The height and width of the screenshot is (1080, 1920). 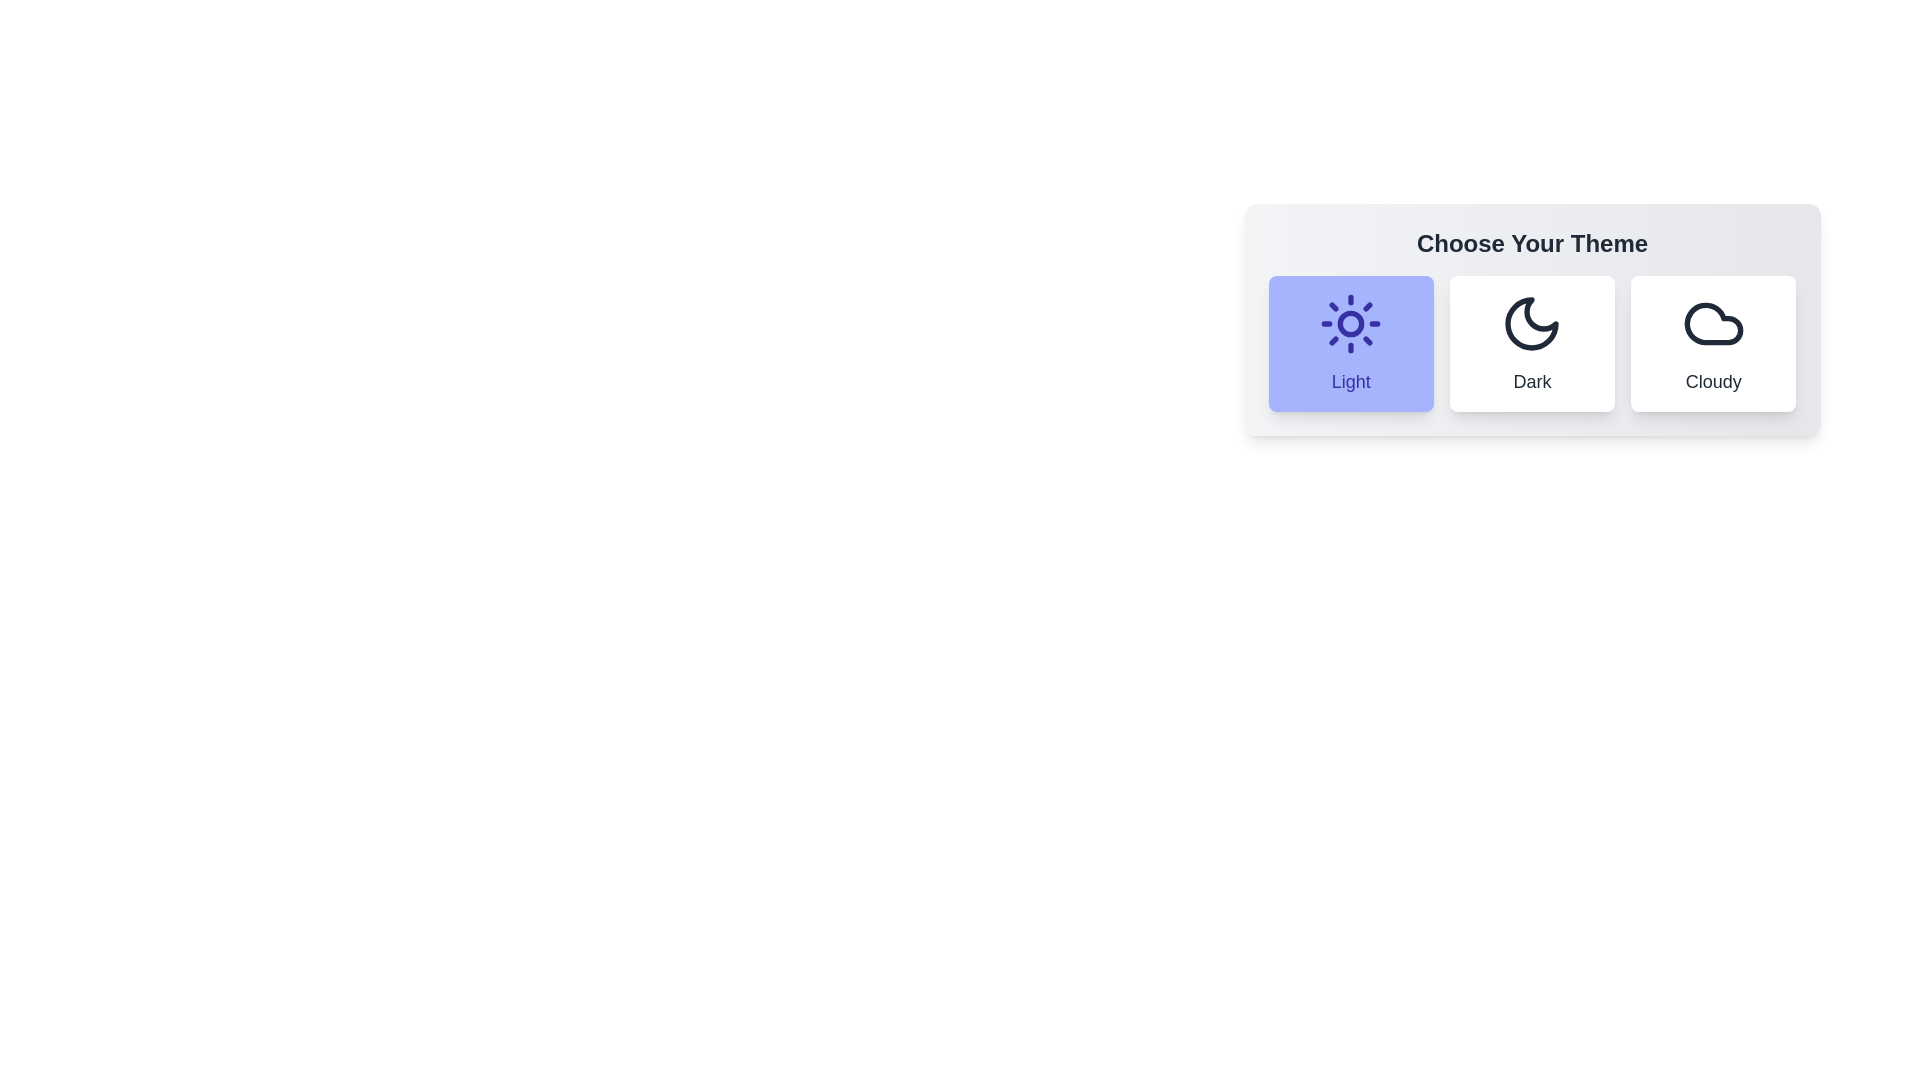 What do you see at coordinates (1531, 342) in the screenshot?
I see `the 'Dark' theme button located between the 'Light' and 'Cloudy' options in the 'Choose Your Theme' section` at bounding box center [1531, 342].